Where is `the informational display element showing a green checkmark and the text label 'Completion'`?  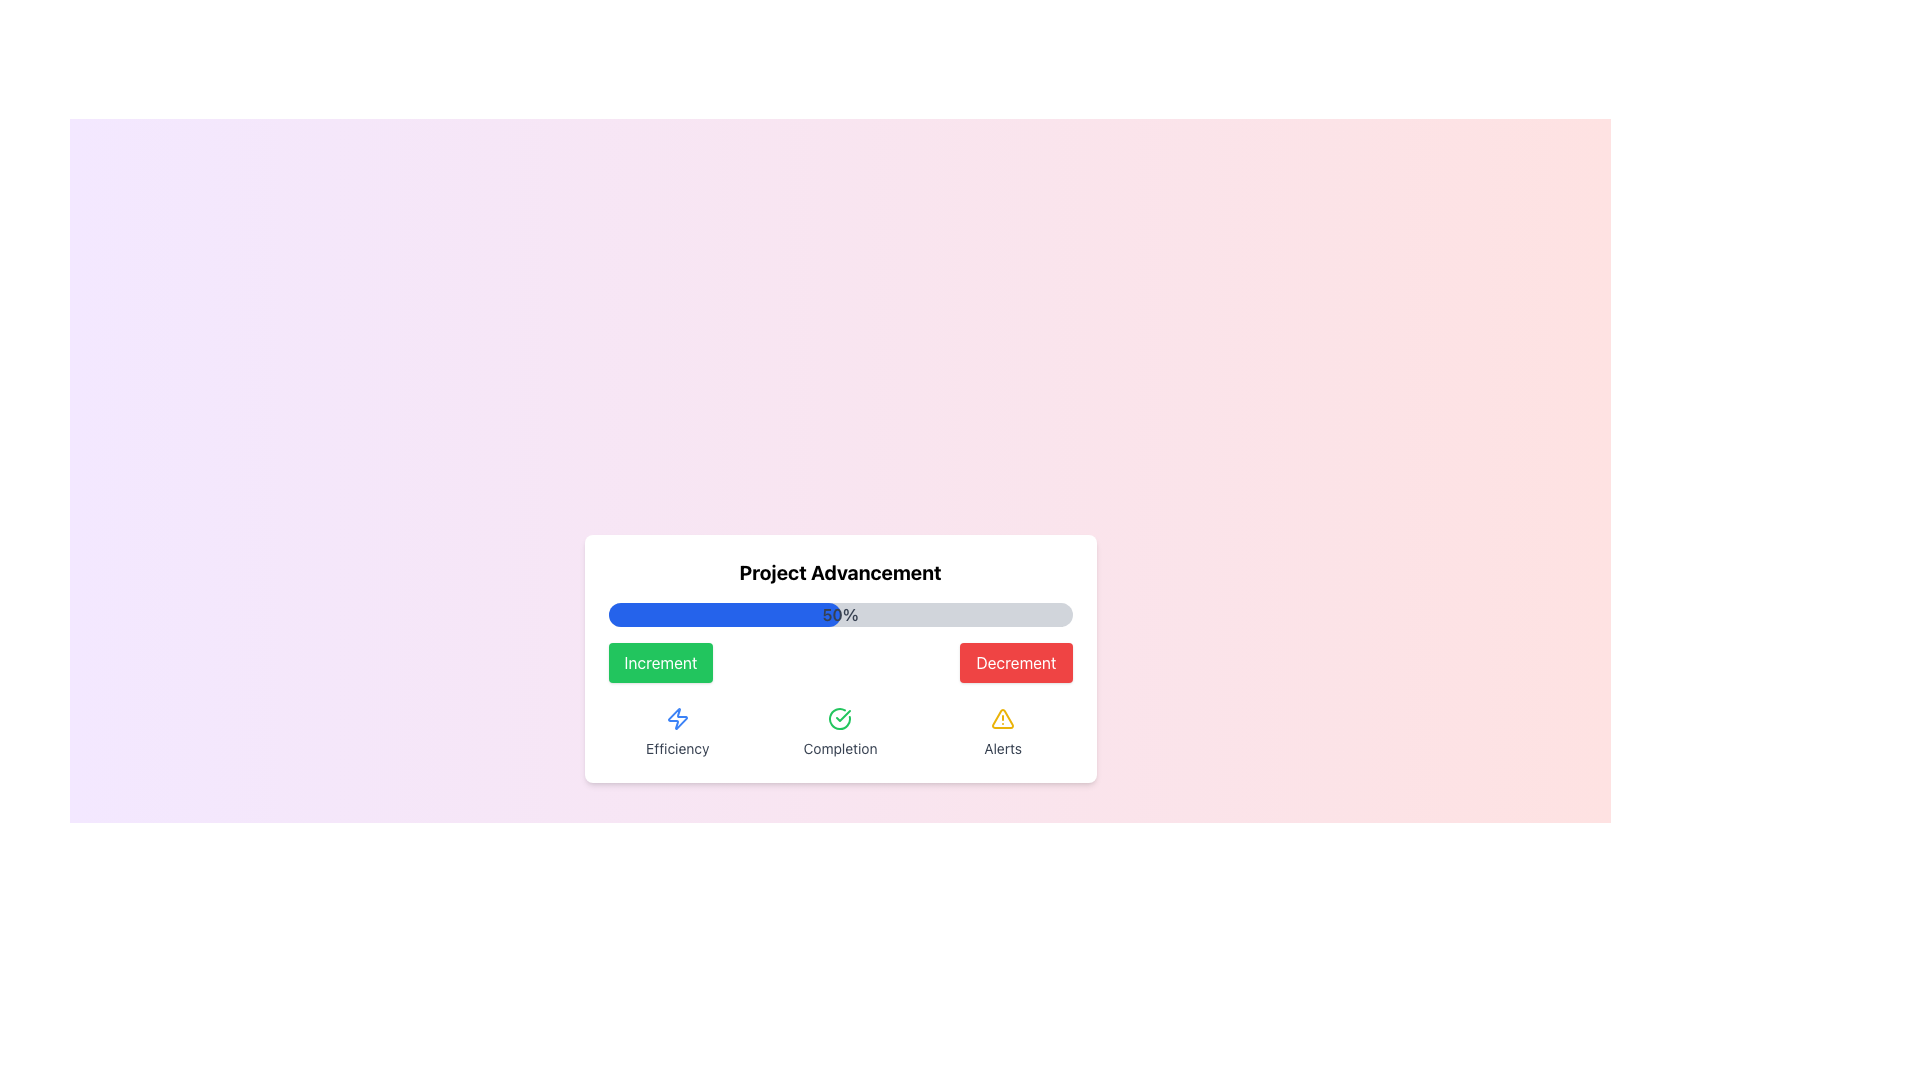 the informational display element showing a green checkmark and the text label 'Completion' is located at coordinates (840, 732).